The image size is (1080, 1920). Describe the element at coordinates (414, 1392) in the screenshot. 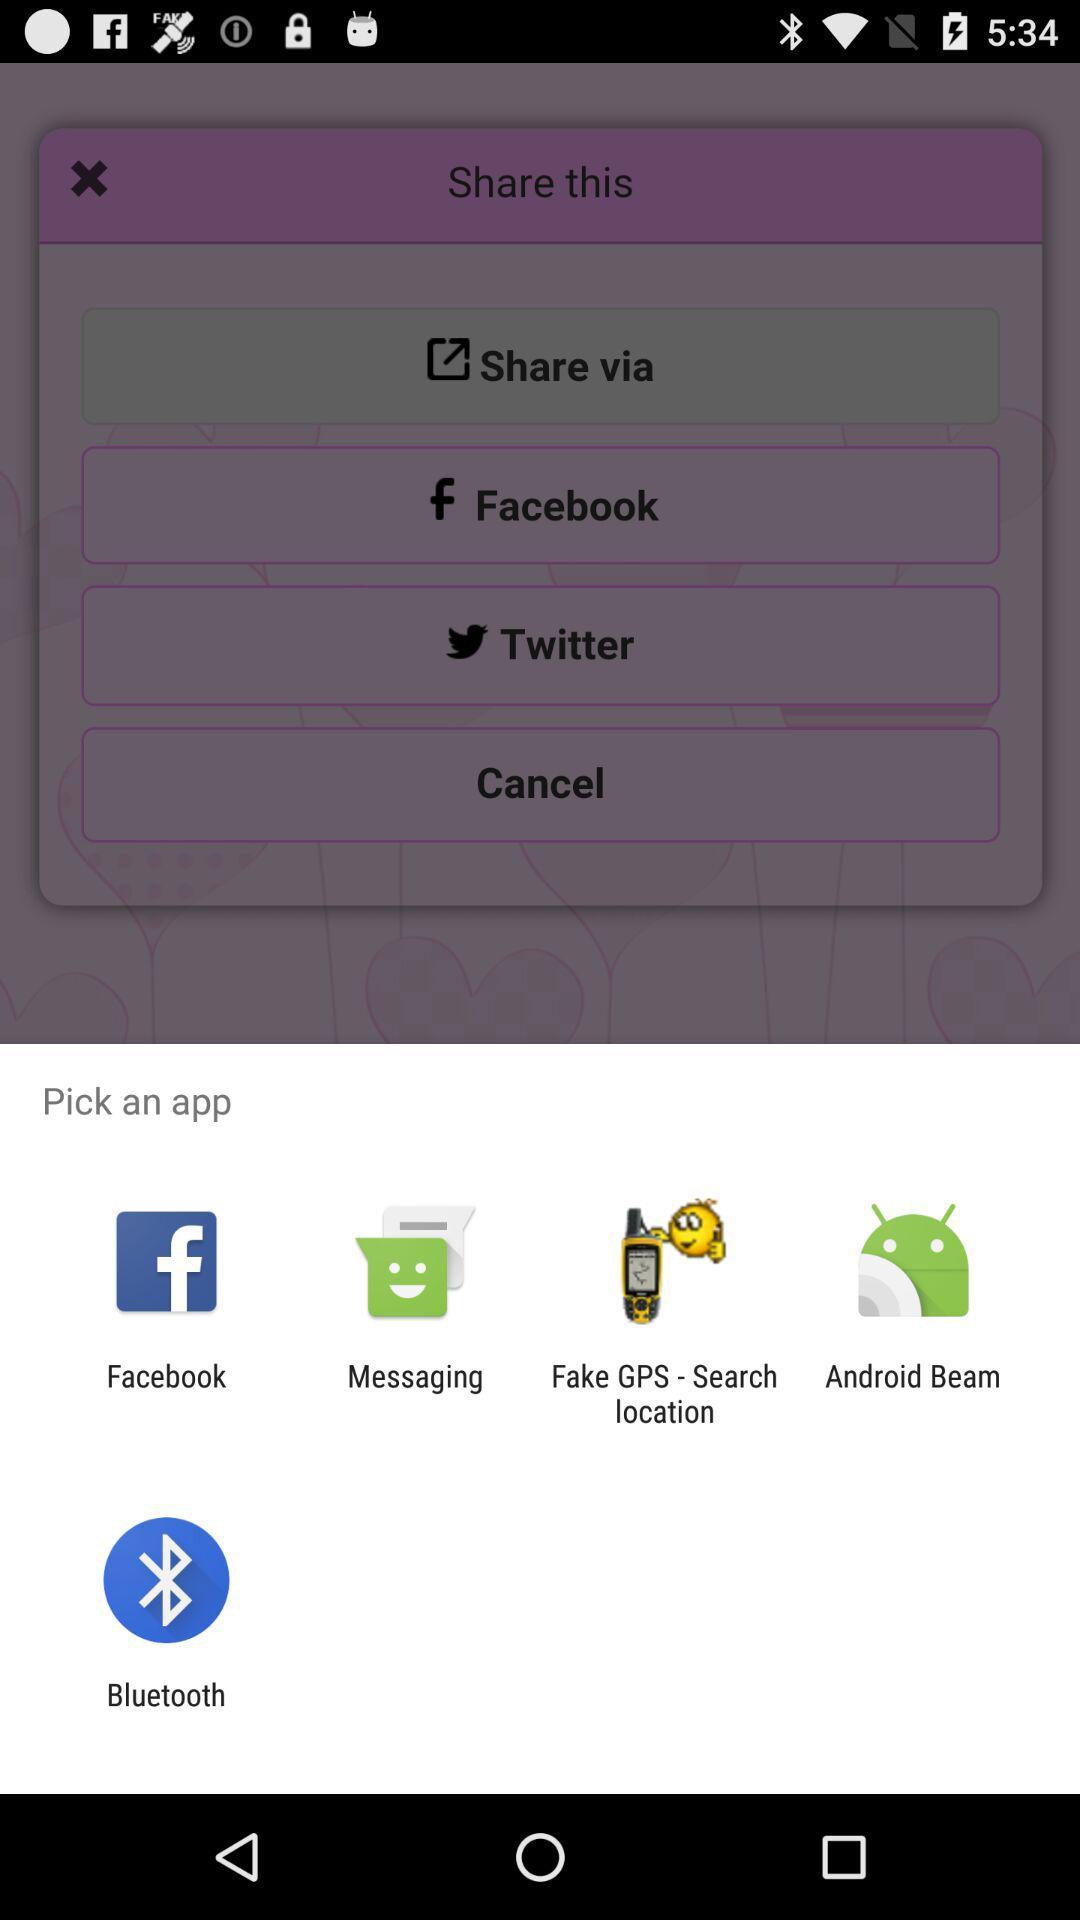

I see `item next to the facebook app` at that location.